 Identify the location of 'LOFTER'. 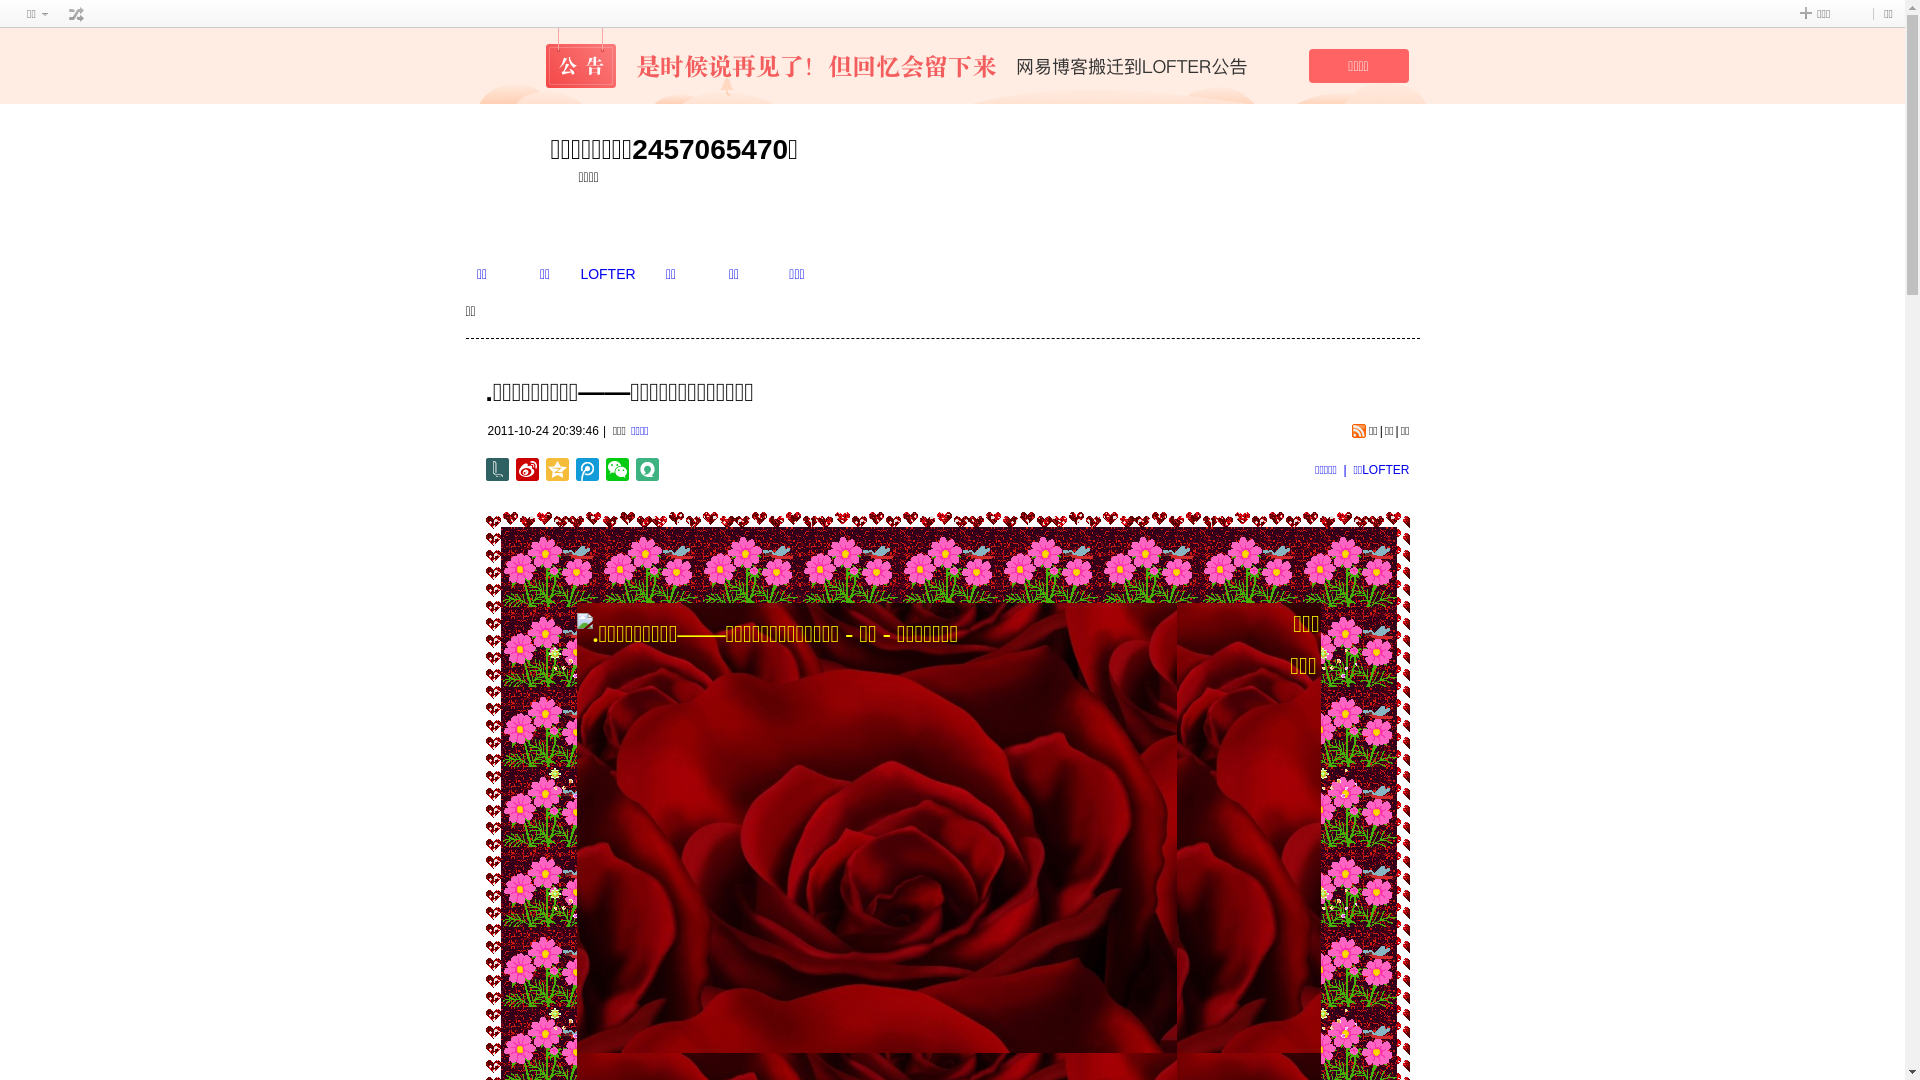
(575, 273).